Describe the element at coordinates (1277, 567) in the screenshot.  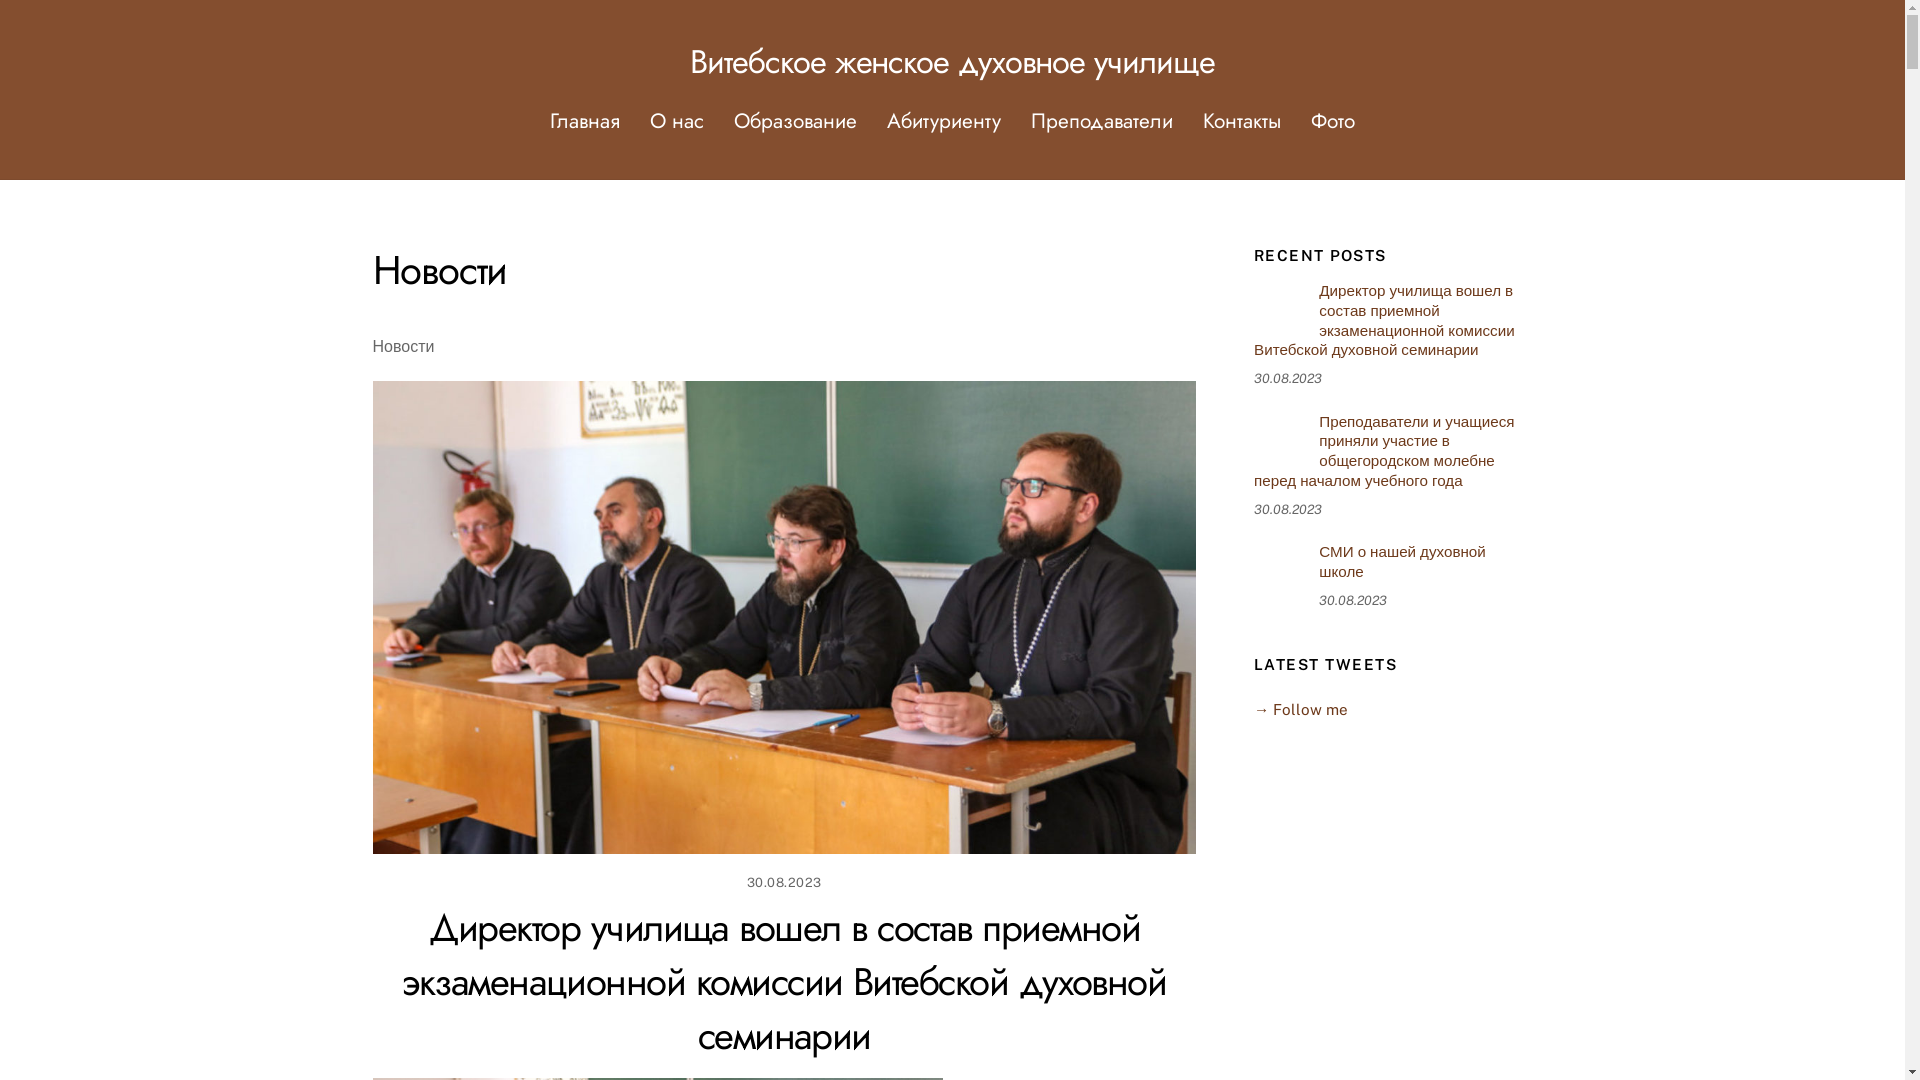
I see `'https://gorodvitebsk.by/'` at that location.